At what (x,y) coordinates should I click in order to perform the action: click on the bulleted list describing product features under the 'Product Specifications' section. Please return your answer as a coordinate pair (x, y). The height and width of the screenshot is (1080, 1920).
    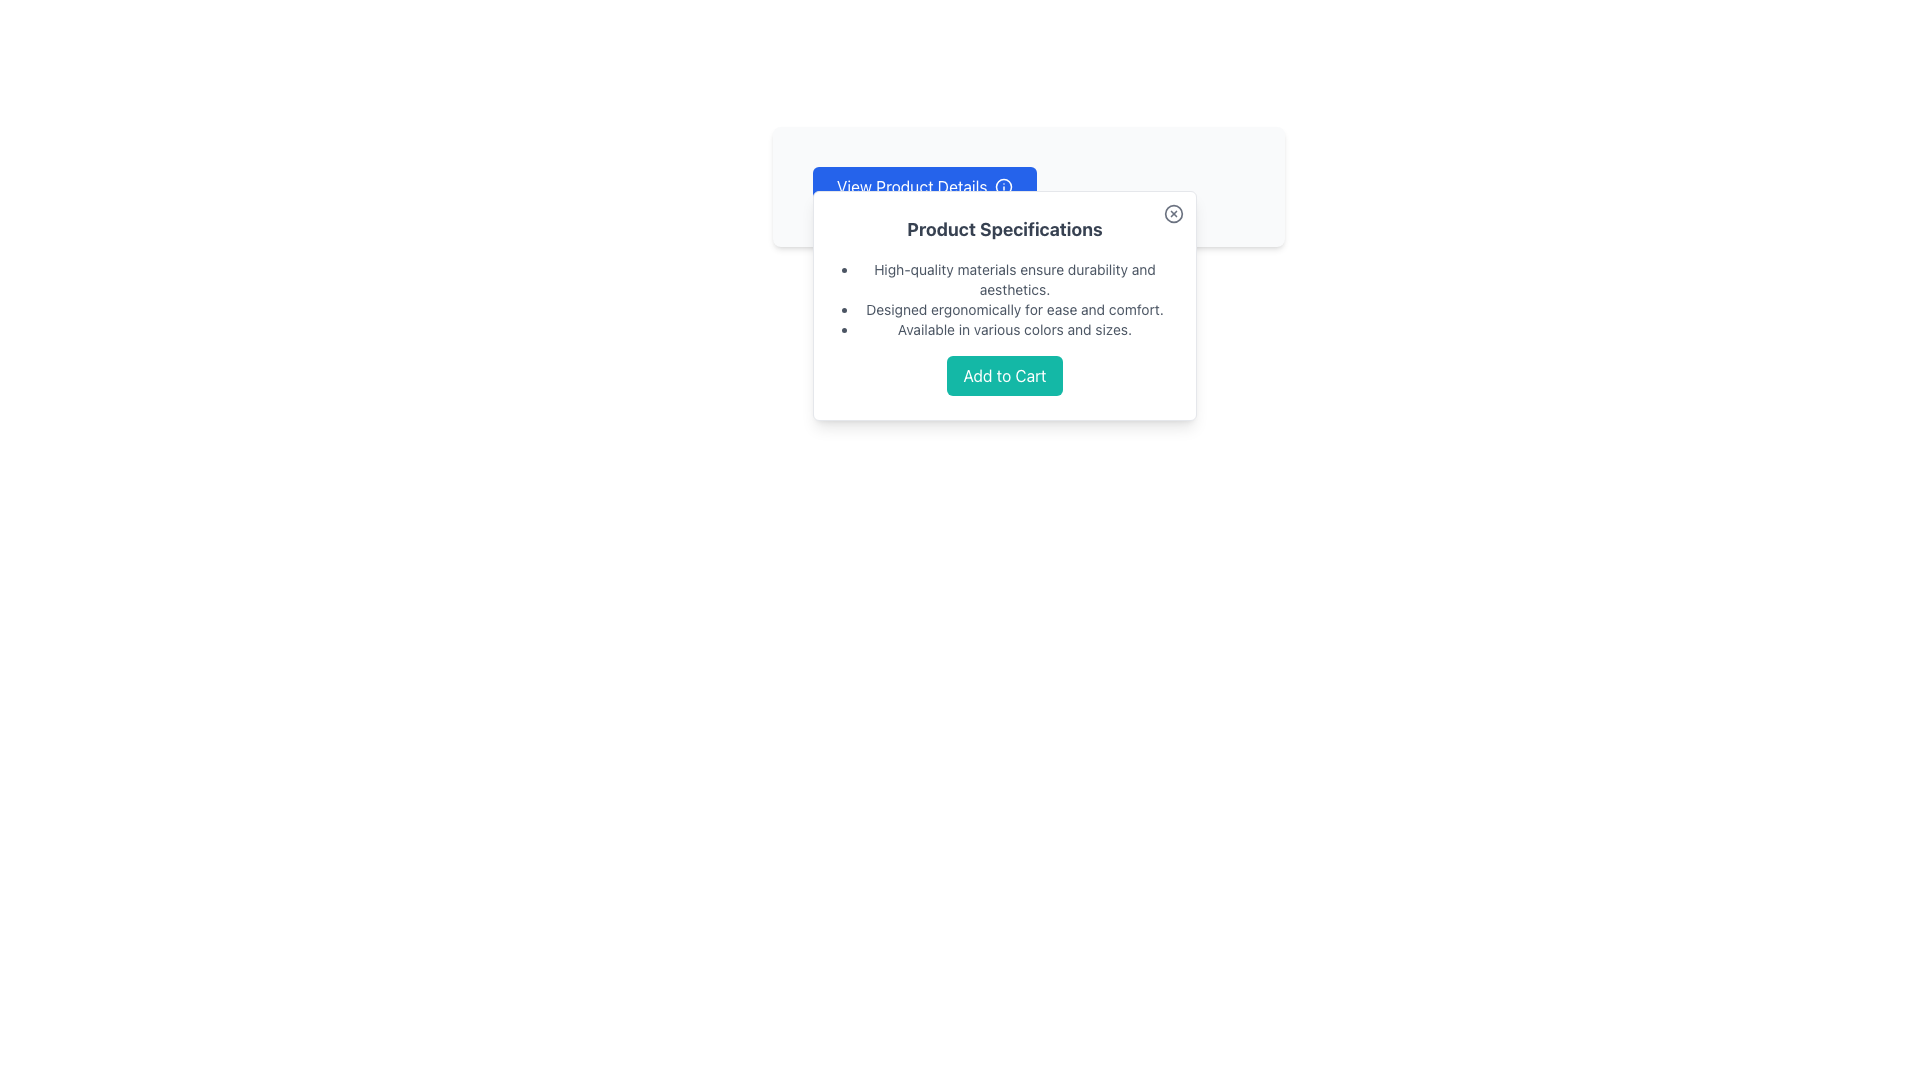
    Looking at the image, I should click on (1004, 300).